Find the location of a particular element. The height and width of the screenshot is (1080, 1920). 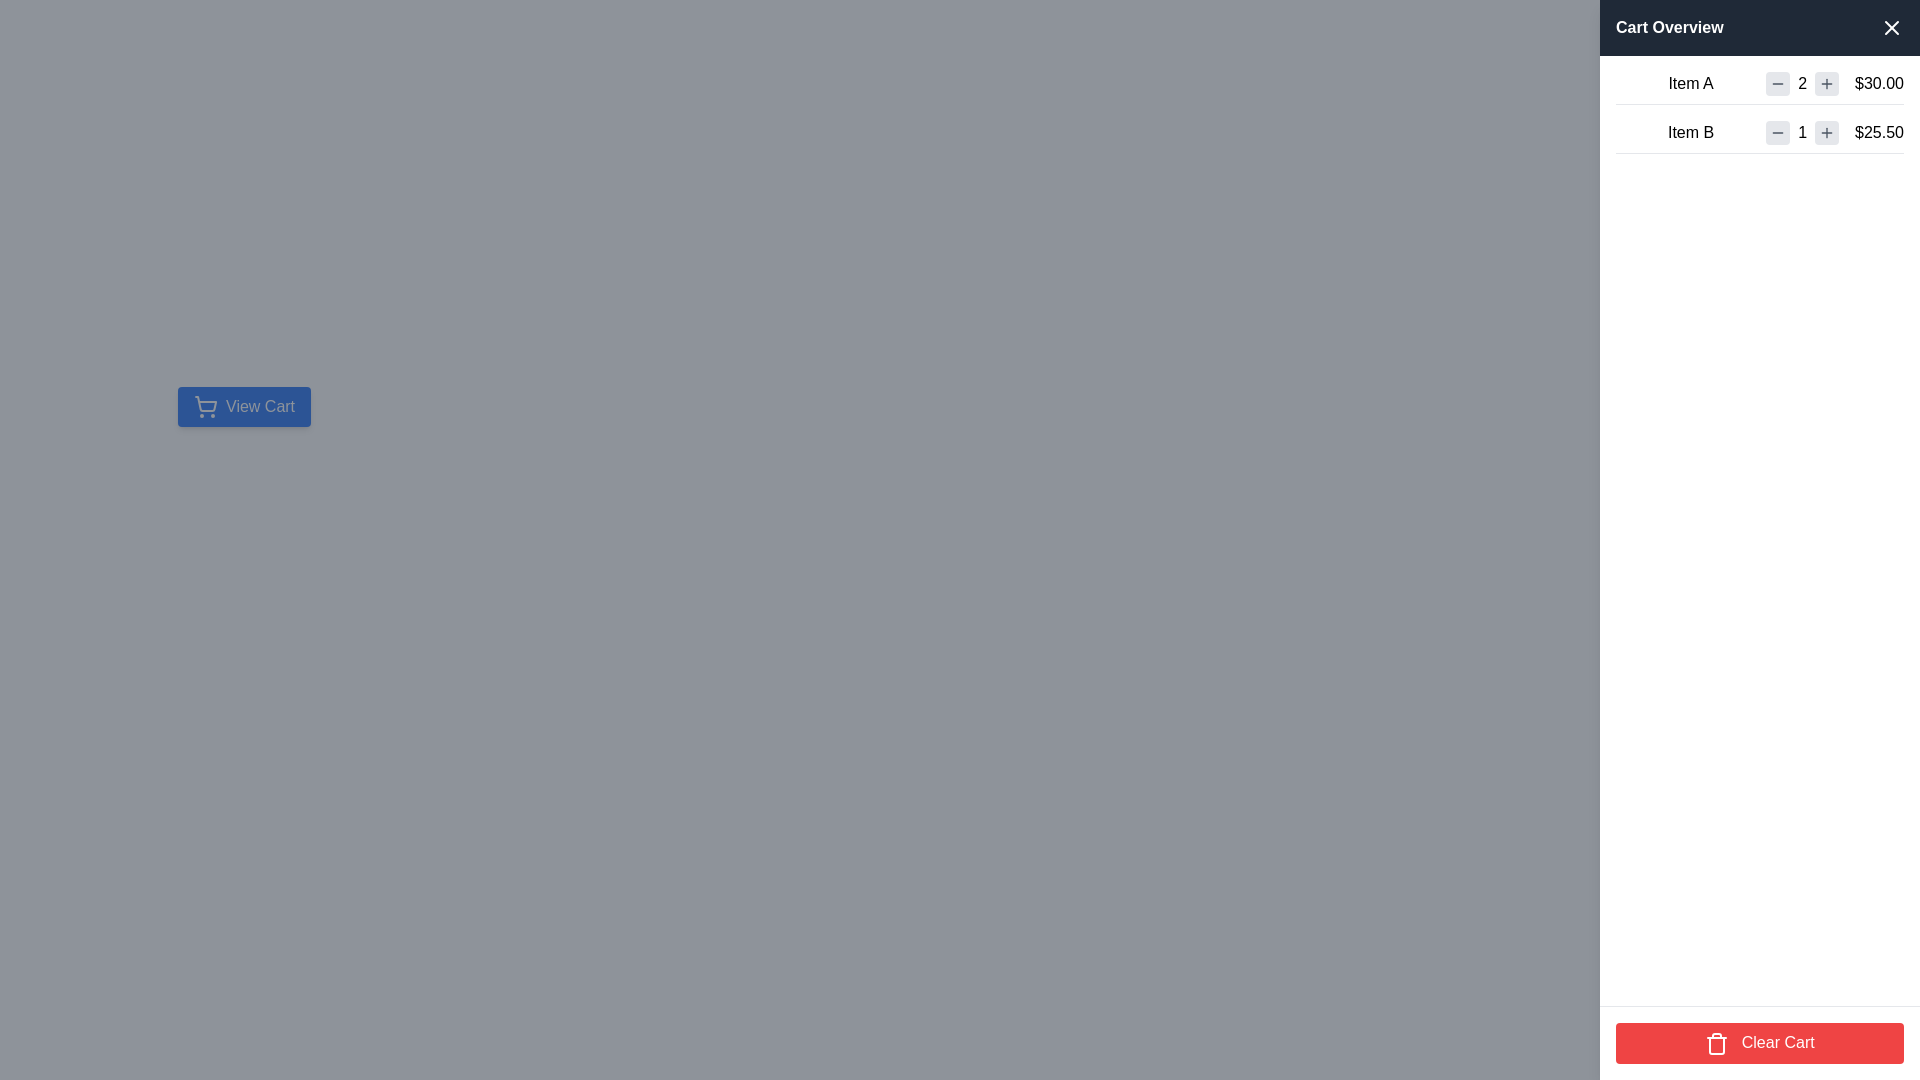

the text label displaying the quantity of 'Item B' in the shopping cart, which is positioned between the minus and plus buttons in the second row of the cart overview section is located at coordinates (1802, 132).